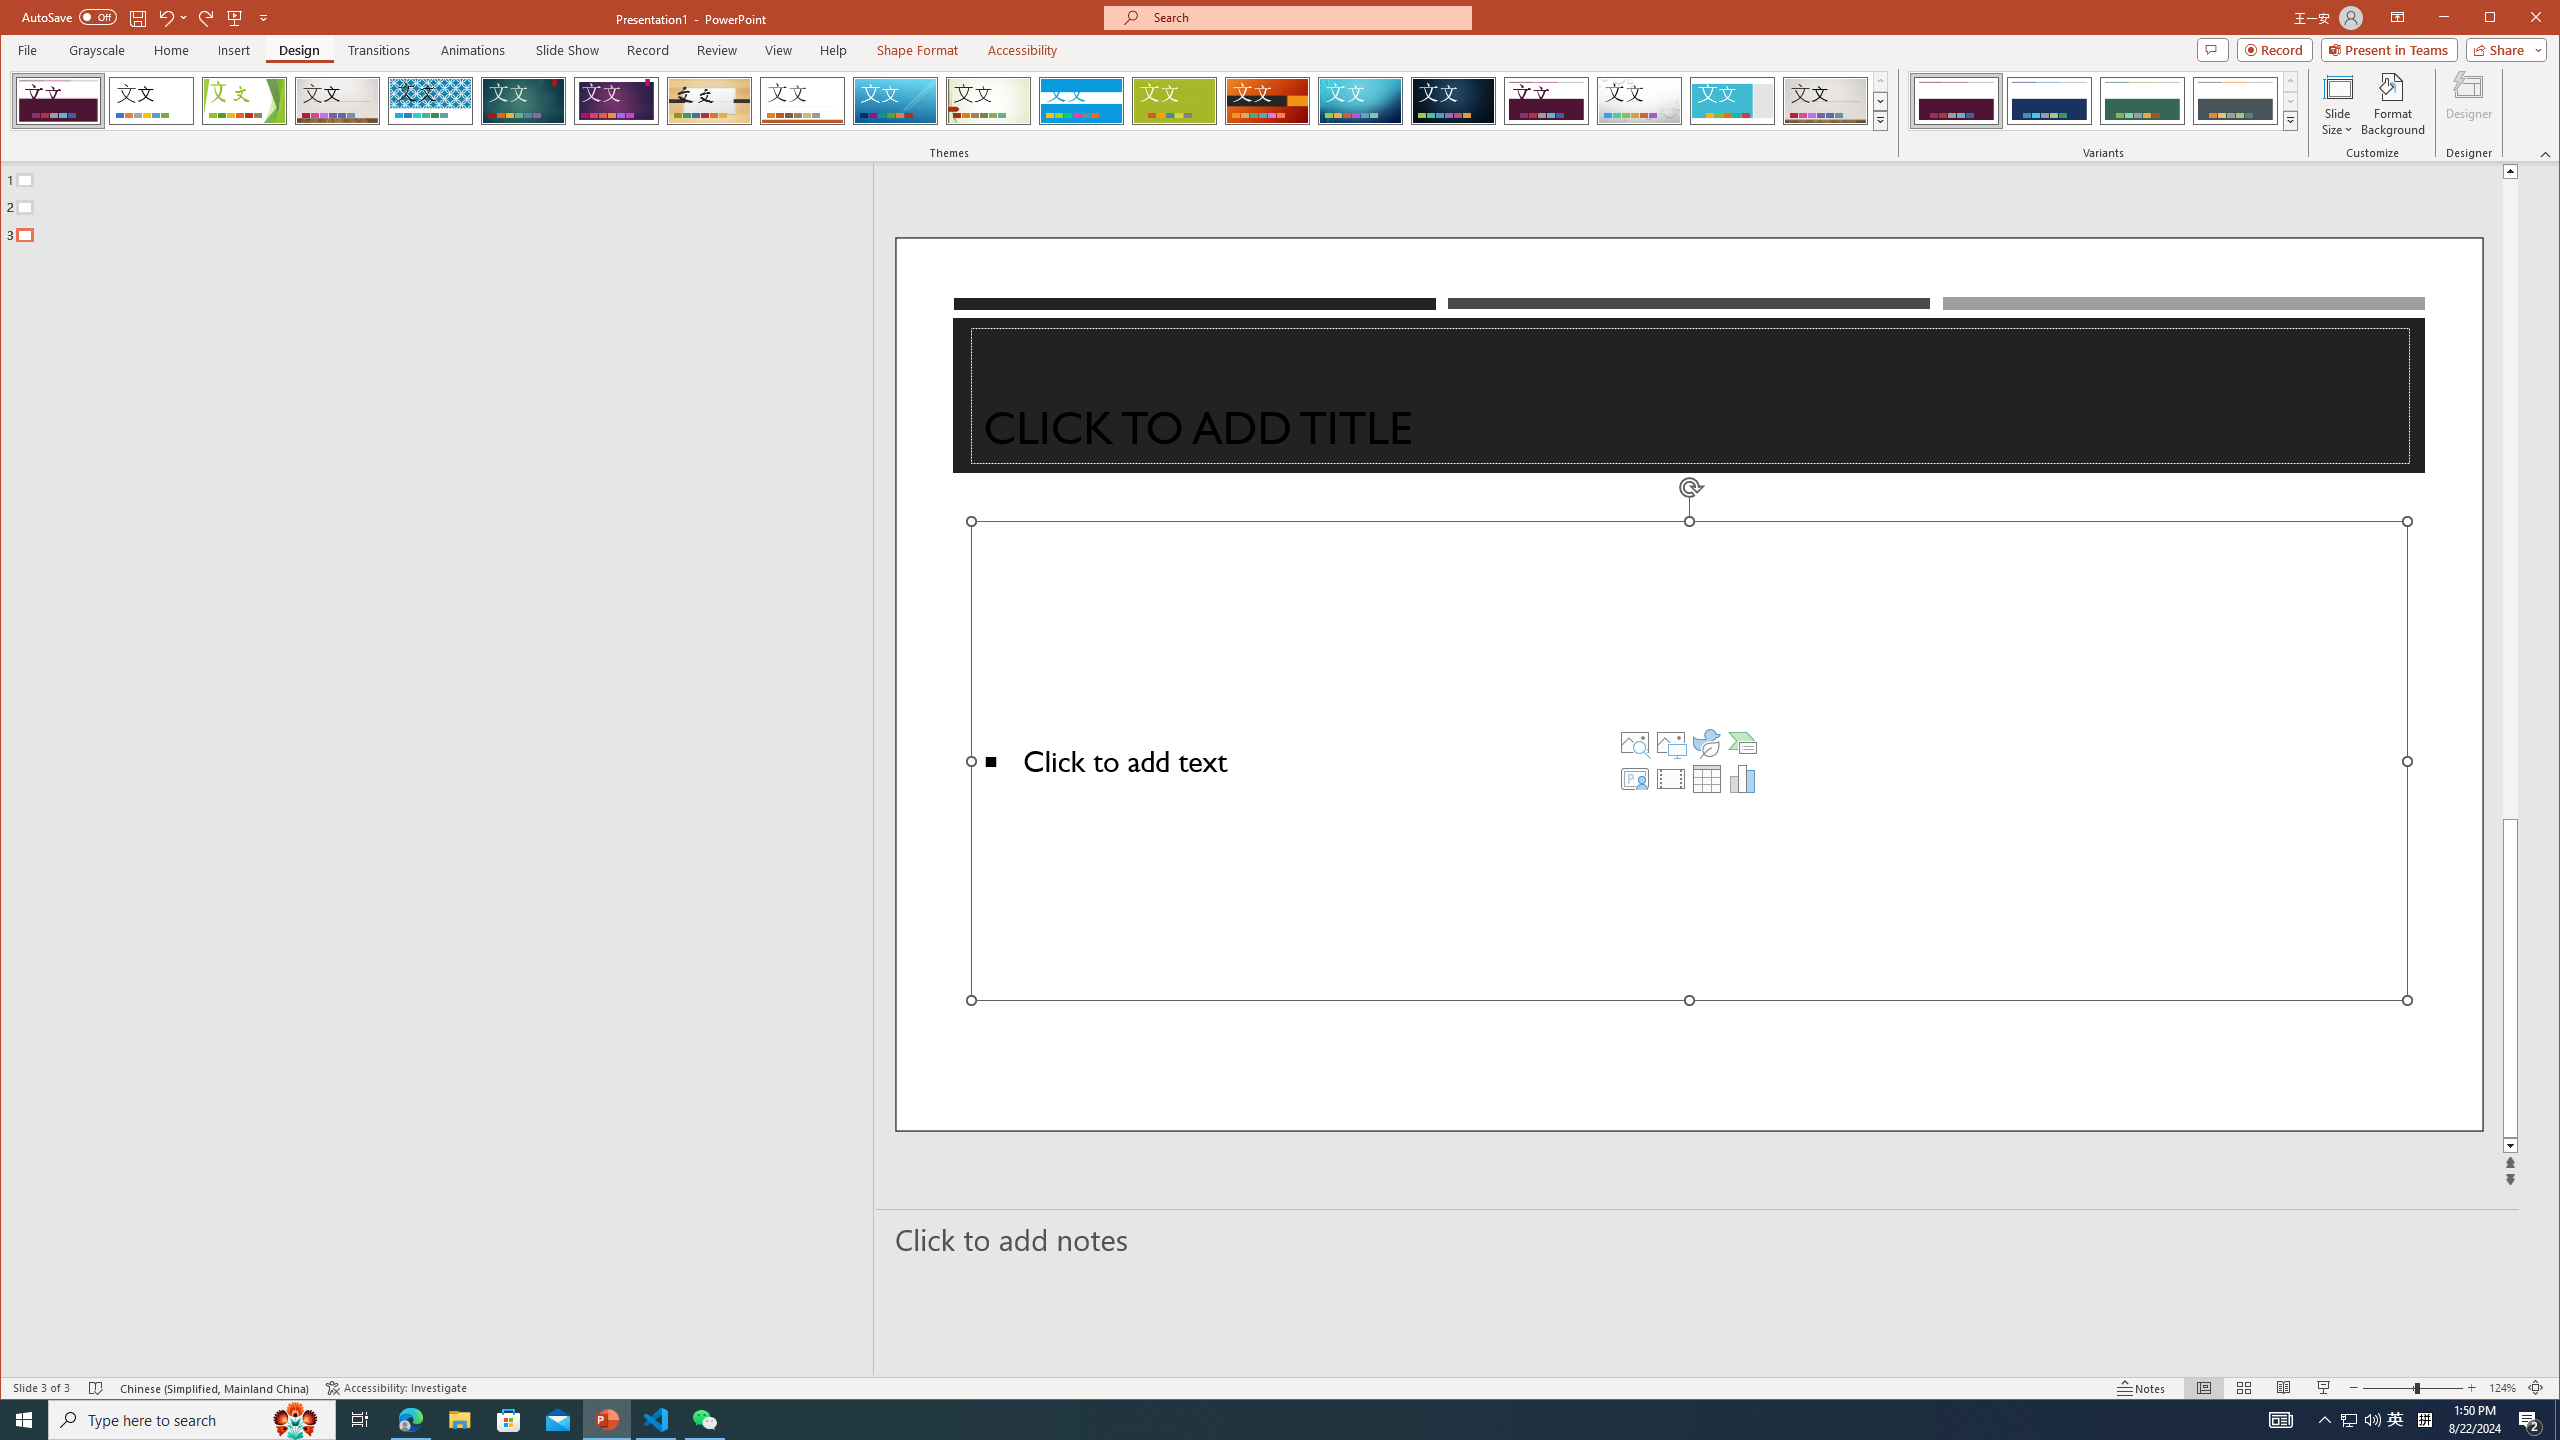 The width and height of the screenshot is (2560, 1440). What do you see at coordinates (2502, 1387) in the screenshot?
I see `'Zoom 124%'` at bounding box center [2502, 1387].